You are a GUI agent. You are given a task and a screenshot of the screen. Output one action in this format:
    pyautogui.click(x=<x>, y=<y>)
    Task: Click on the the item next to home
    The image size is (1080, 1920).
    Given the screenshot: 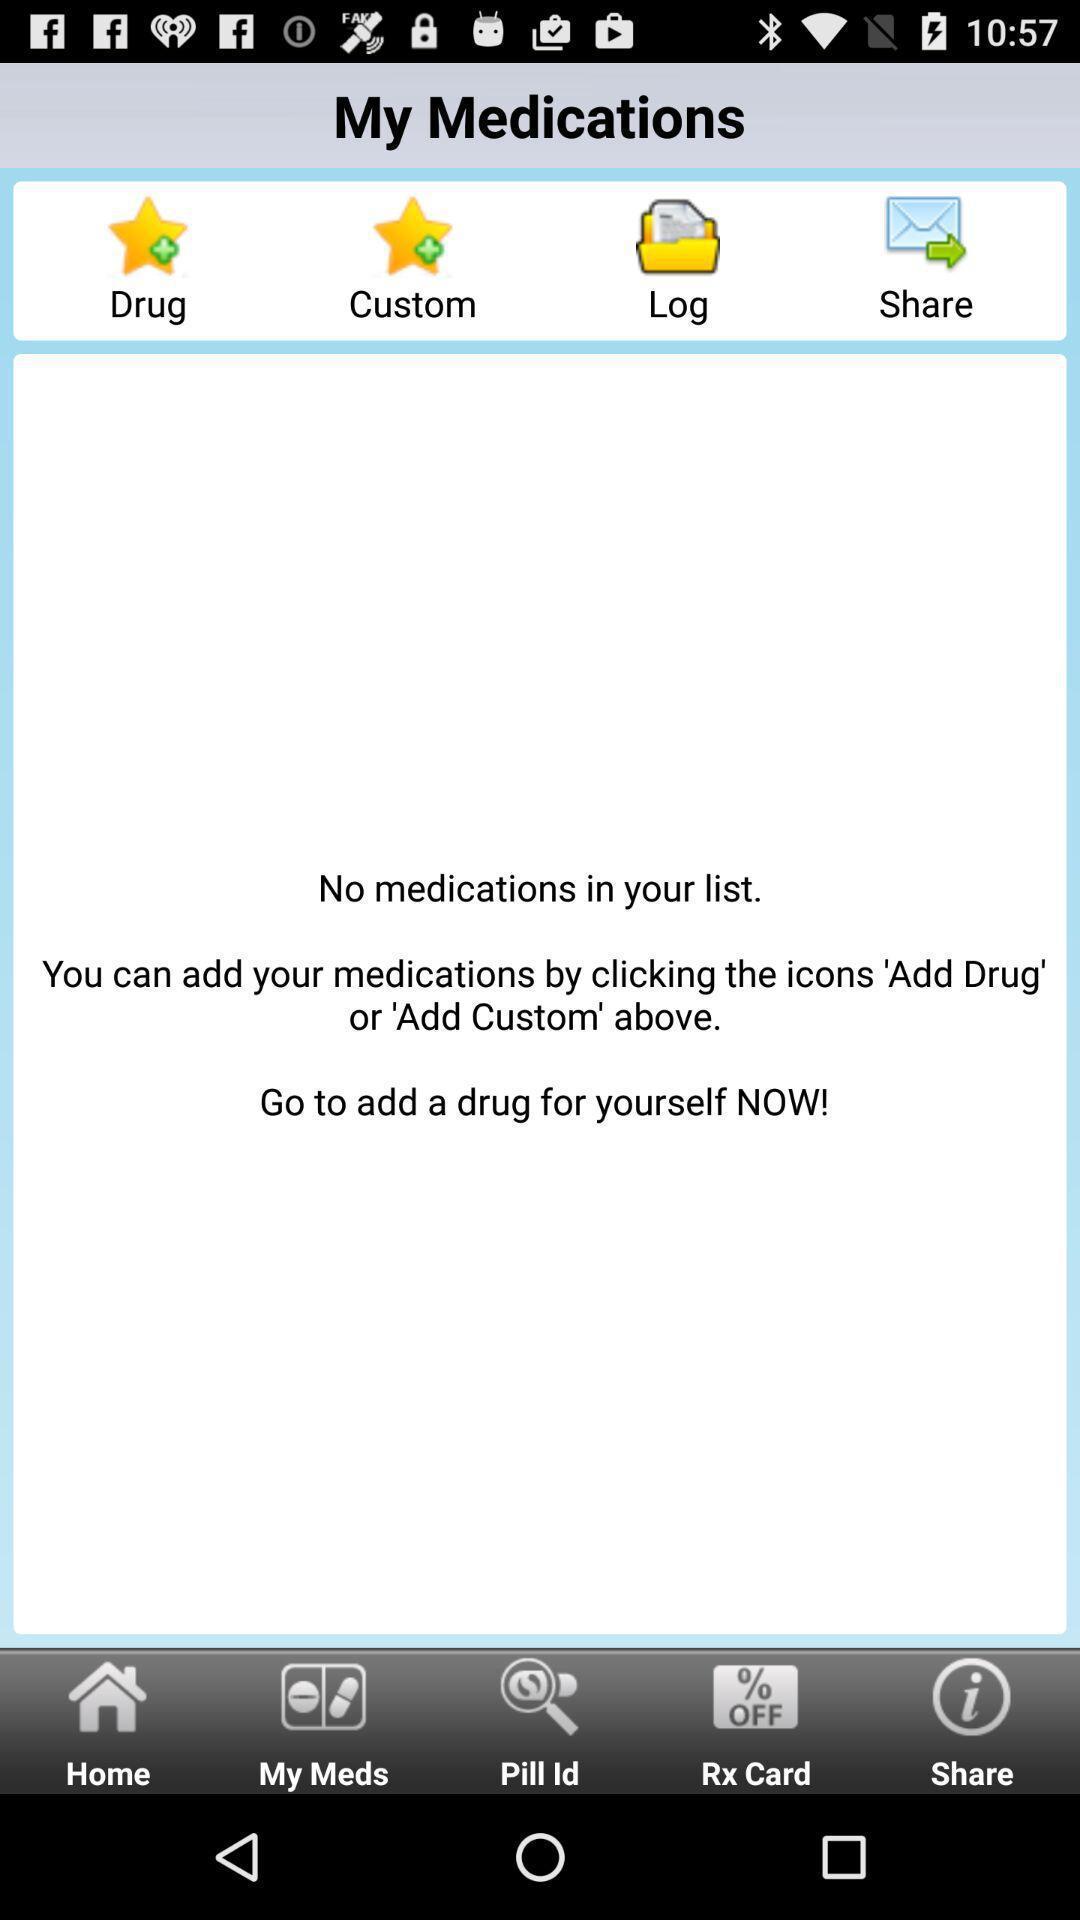 What is the action you would take?
    pyautogui.click(x=323, y=1719)
    